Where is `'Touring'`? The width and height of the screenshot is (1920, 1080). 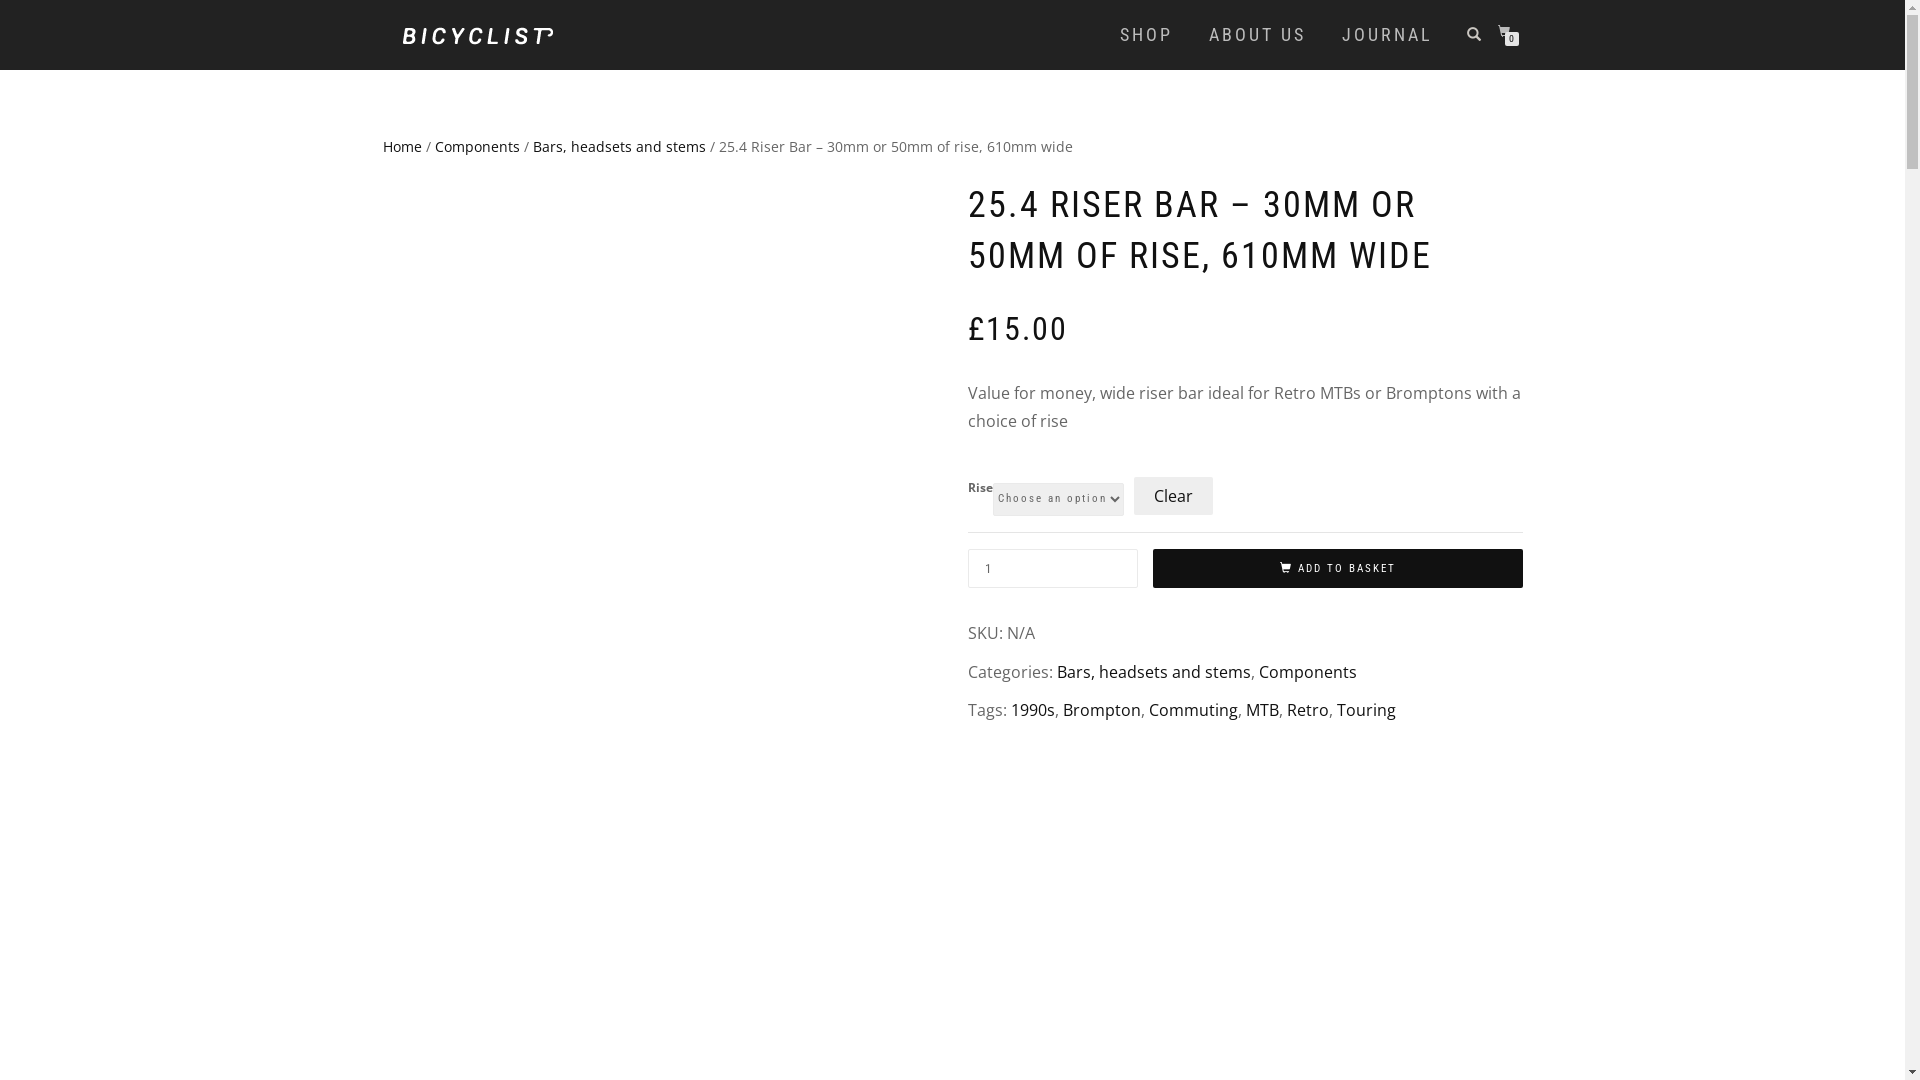 'Touring' is located at coordinates (1364, 708).